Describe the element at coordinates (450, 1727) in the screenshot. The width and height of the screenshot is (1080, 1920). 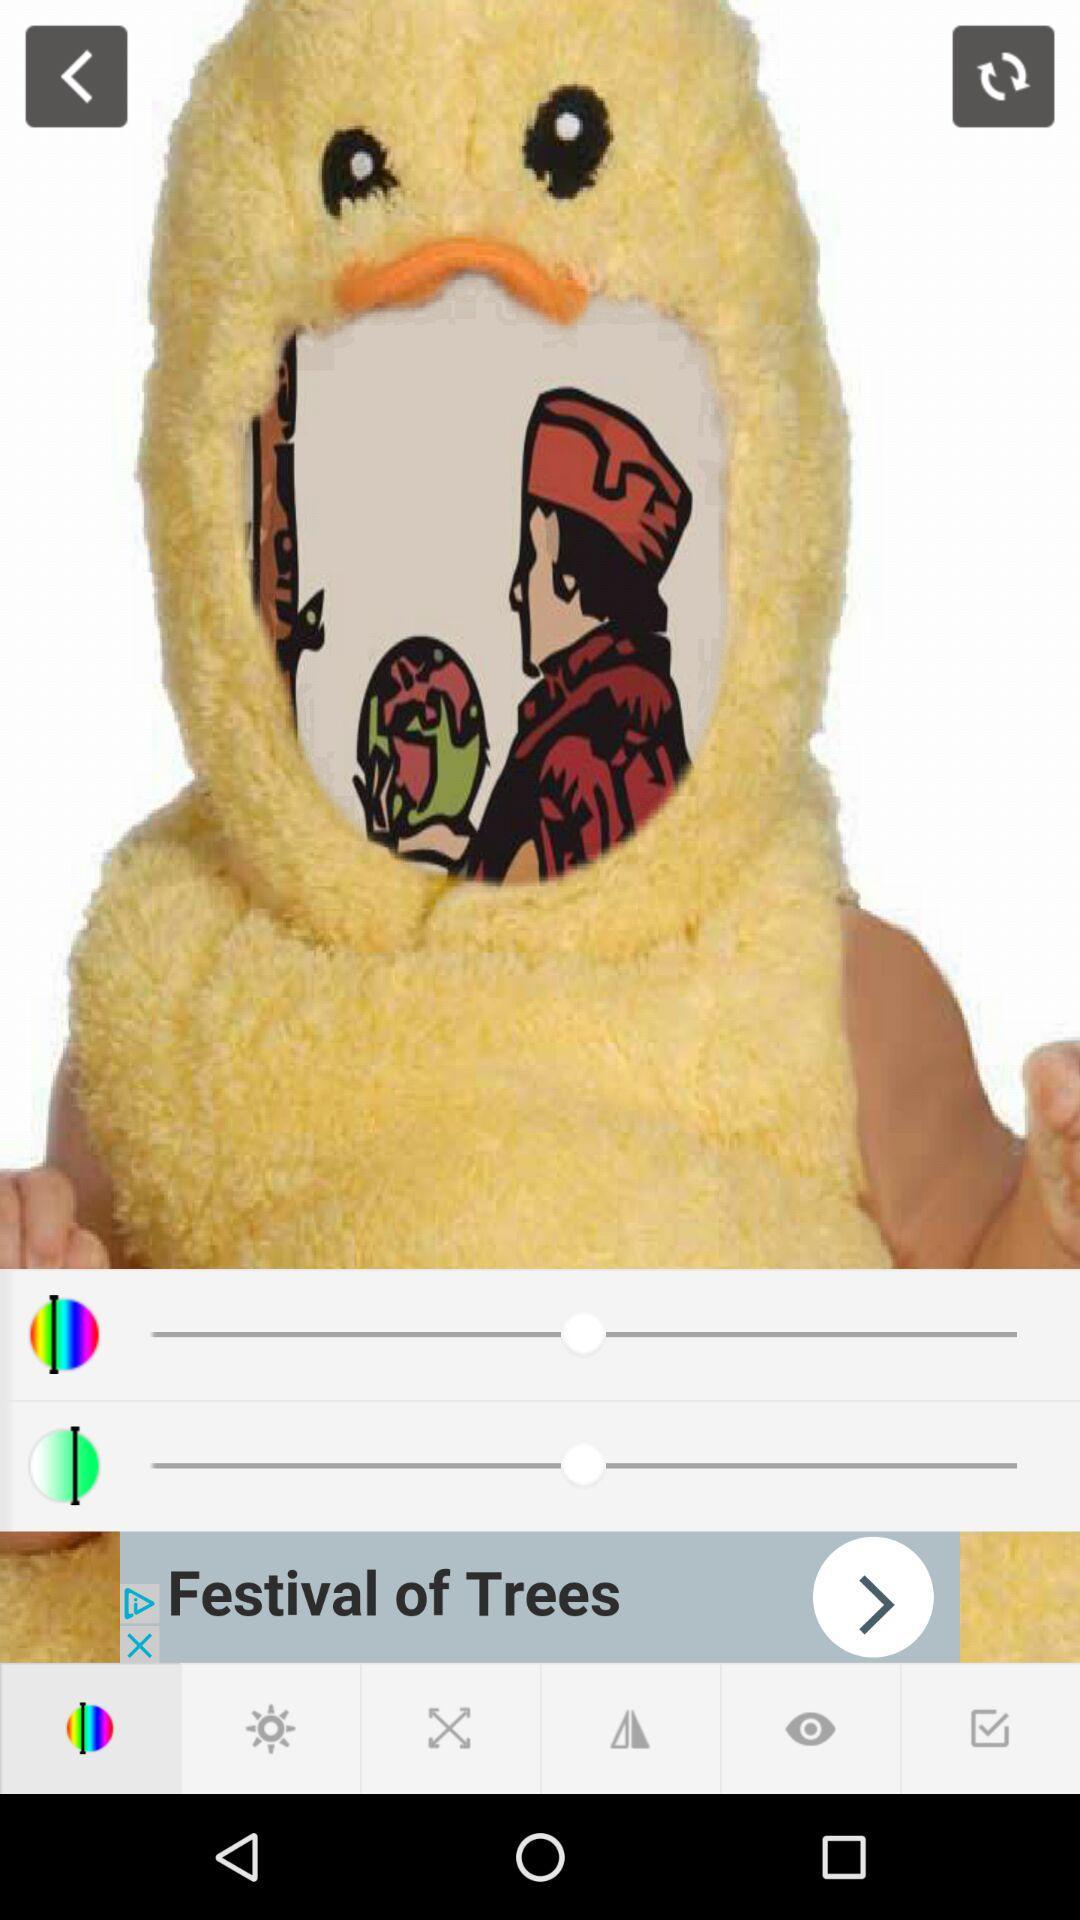
I see `zooming option` at that location.